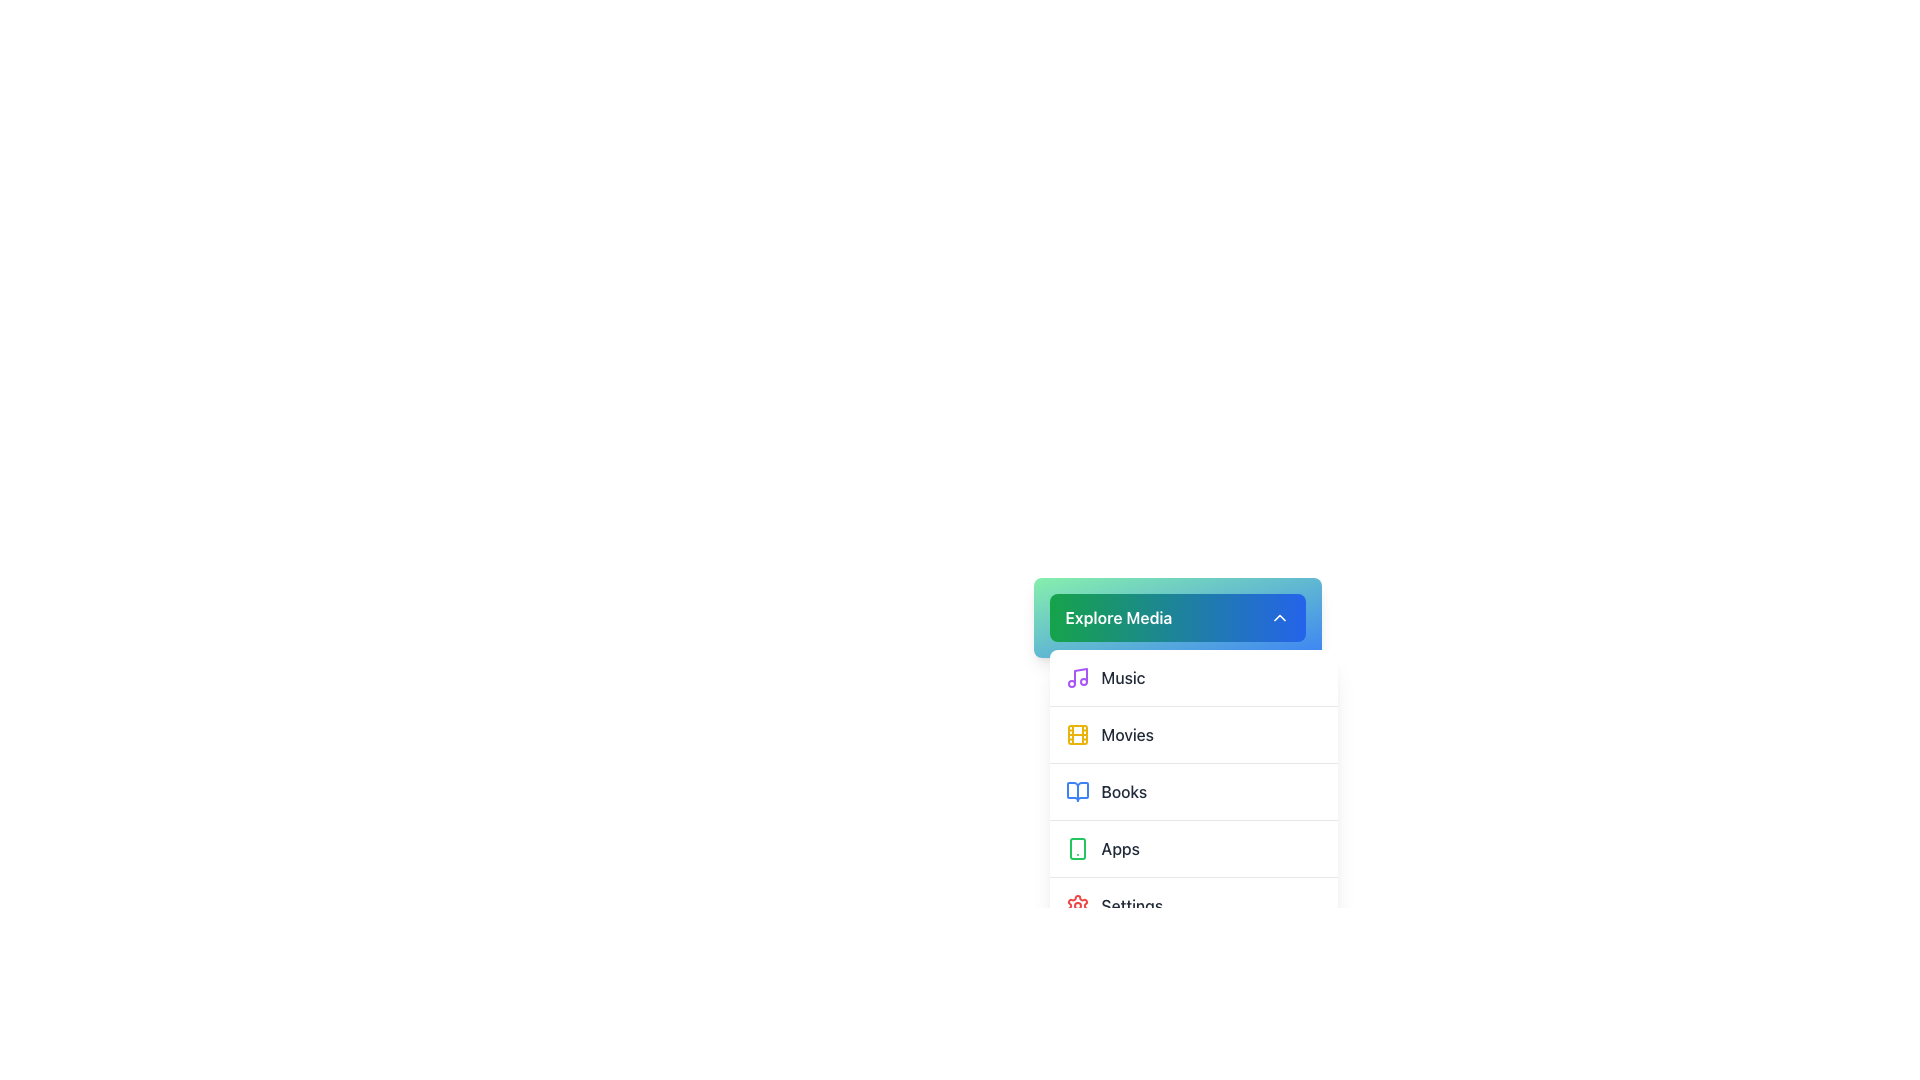  What do you see at coordinates (1132, 906) in the screenshot?
I see `the Text Label that serves as a label for a clickable list item representing settings, positioned to the right of a red settings icon` at bounding box center [1132, 906].